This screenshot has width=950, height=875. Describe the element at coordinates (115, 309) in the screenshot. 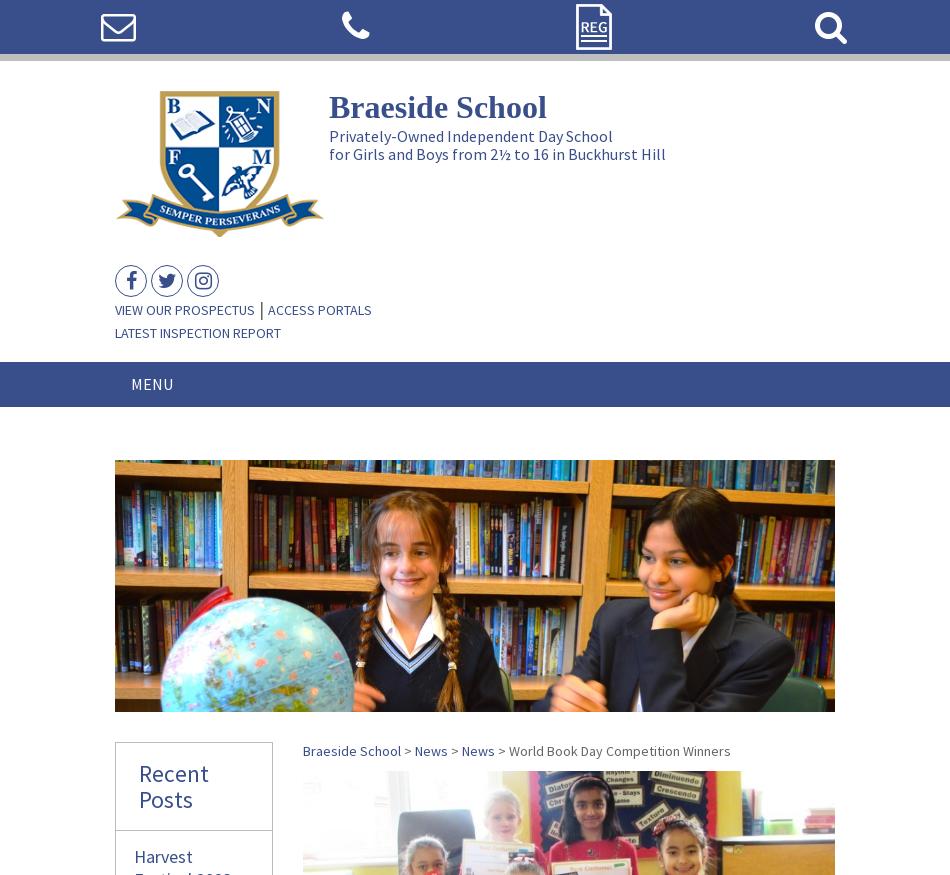

I see `'VIEW OUR PROSPECTUS'` at that location.